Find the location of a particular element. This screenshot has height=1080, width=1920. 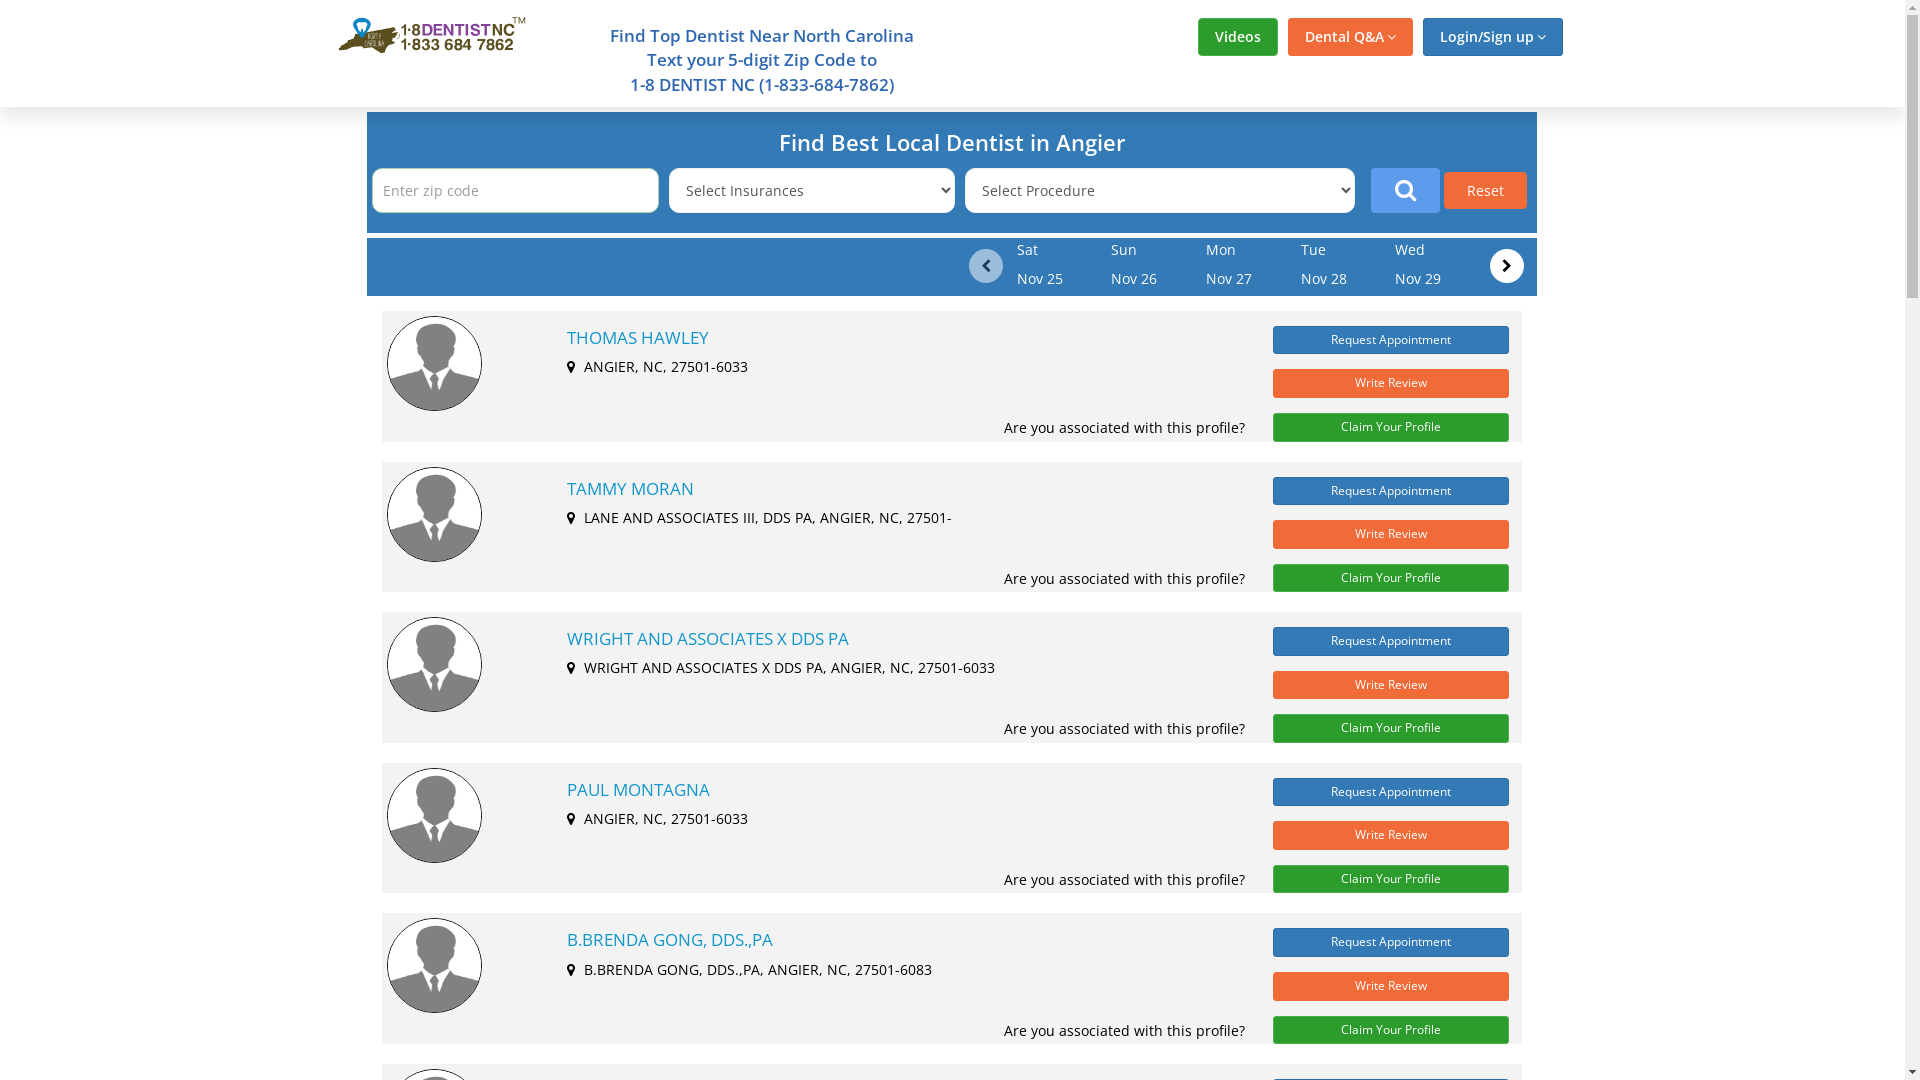

'Write Review' is located at coordinates (1390, 383).